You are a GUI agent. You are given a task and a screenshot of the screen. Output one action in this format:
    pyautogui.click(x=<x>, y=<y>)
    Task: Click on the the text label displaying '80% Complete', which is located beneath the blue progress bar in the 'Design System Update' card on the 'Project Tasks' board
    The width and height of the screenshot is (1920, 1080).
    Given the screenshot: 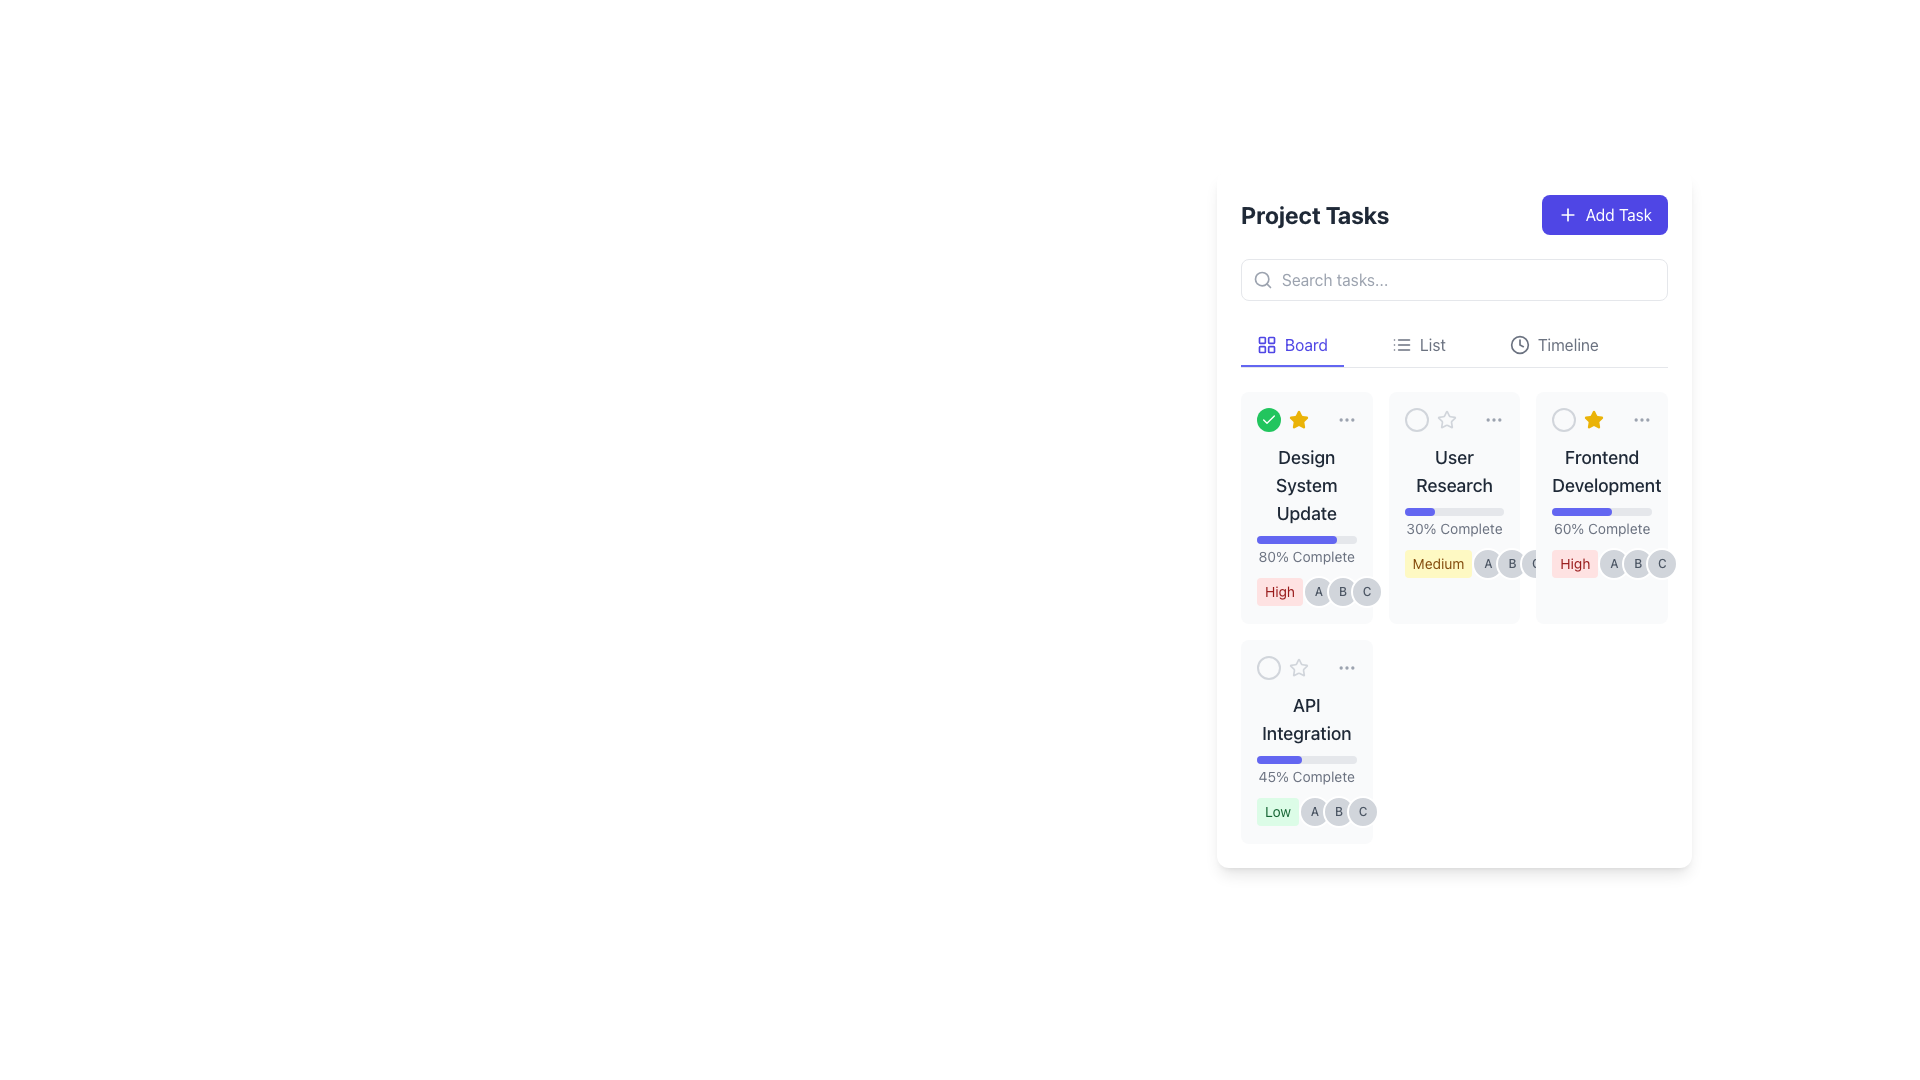 What is the action you would take?
    pyautogui.click(x=1306, y=556)
    